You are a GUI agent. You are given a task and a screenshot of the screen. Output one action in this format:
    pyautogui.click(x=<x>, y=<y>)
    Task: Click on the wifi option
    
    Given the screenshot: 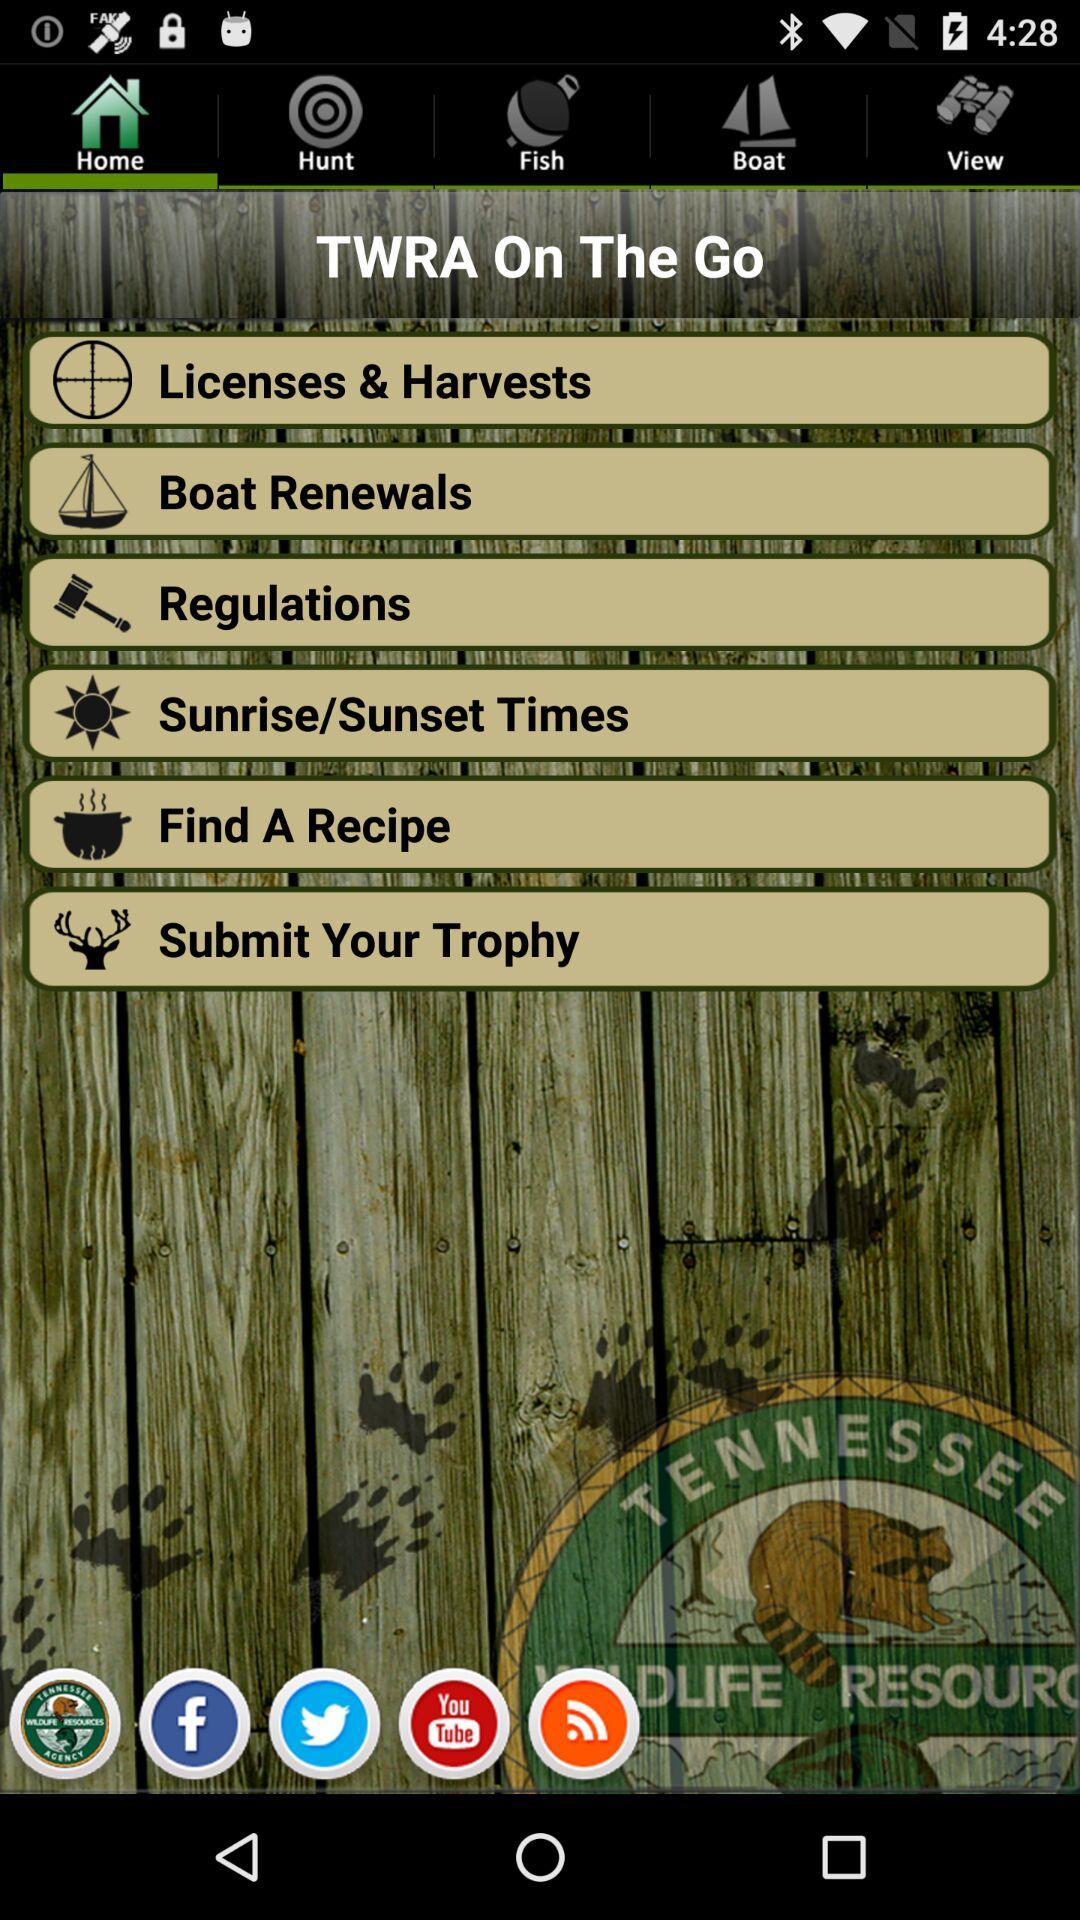 What is the action you would take?
    pyautogui.click(x=583, y=1728)
    